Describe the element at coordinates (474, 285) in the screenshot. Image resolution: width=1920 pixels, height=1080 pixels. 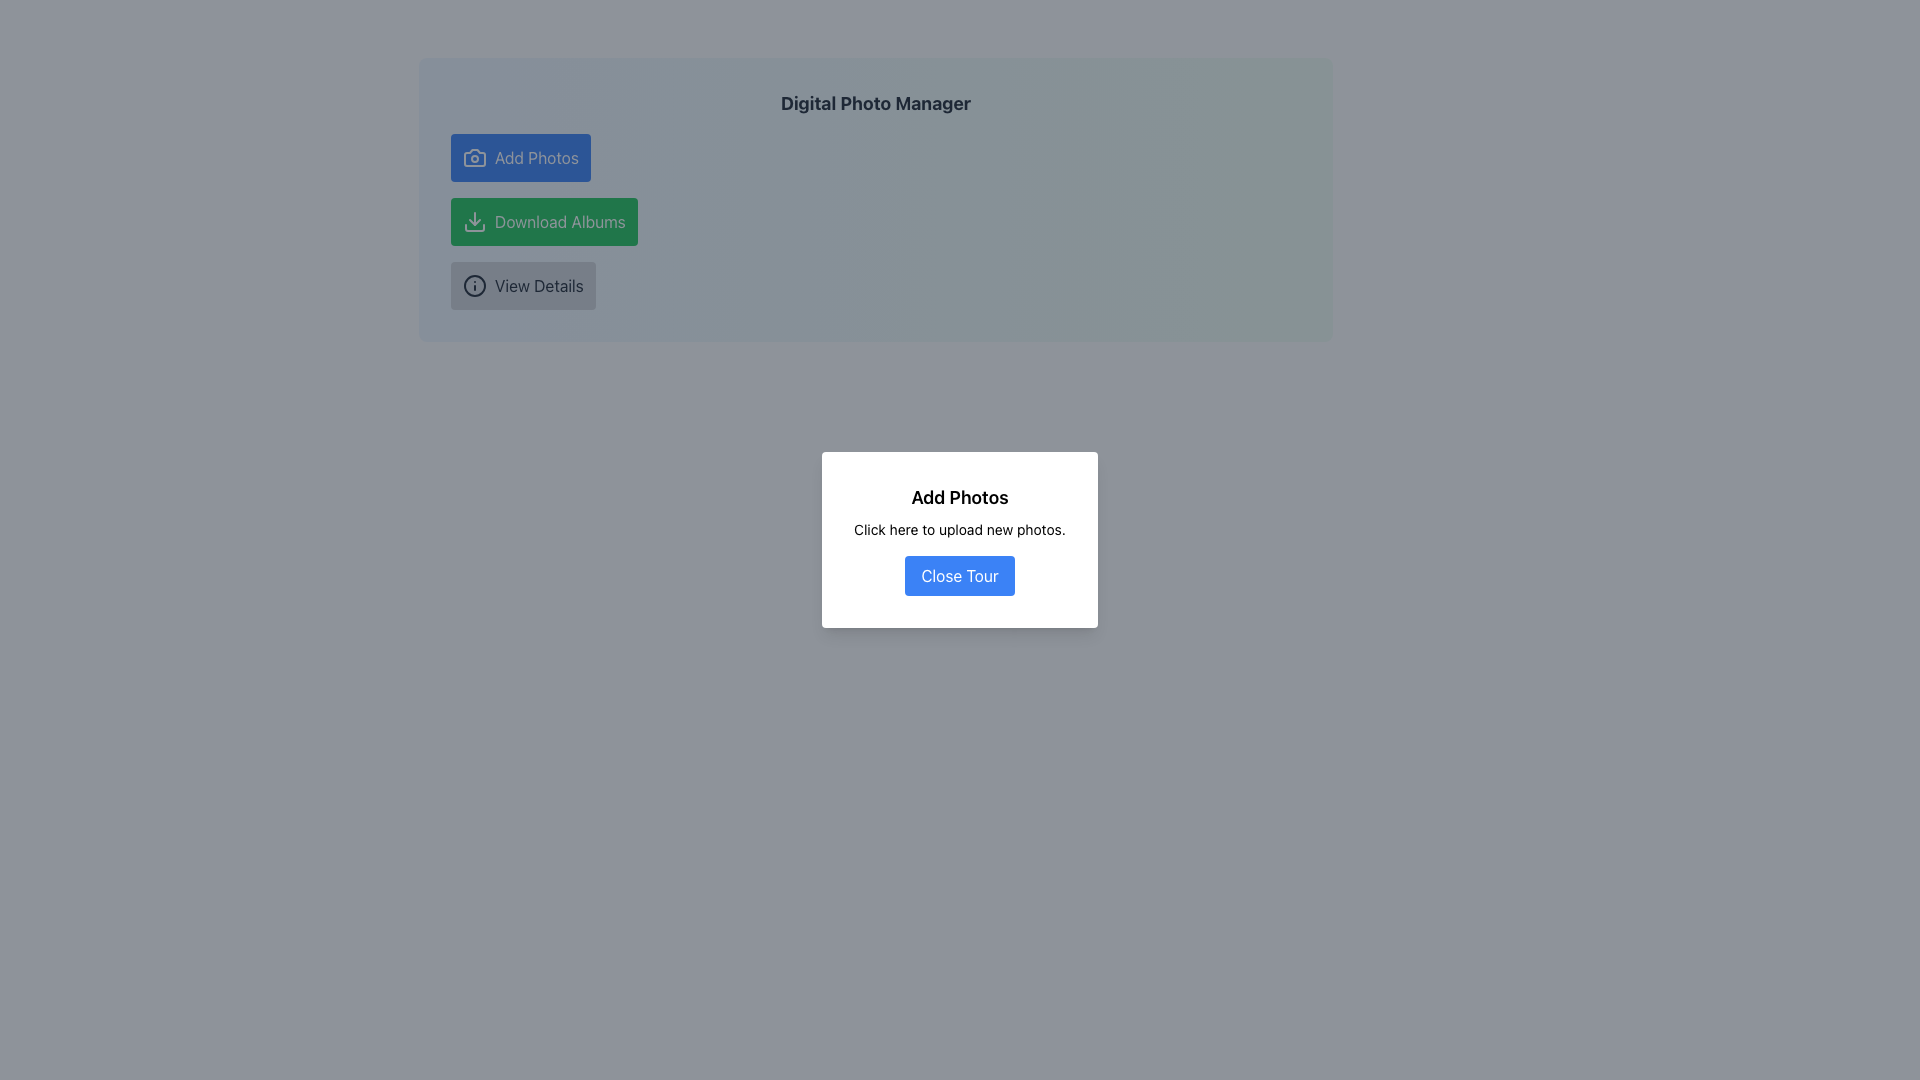
I see `the circular shape within the SVG icon that represents the information symbol, located at the center of the 'View Details' button` at that location.